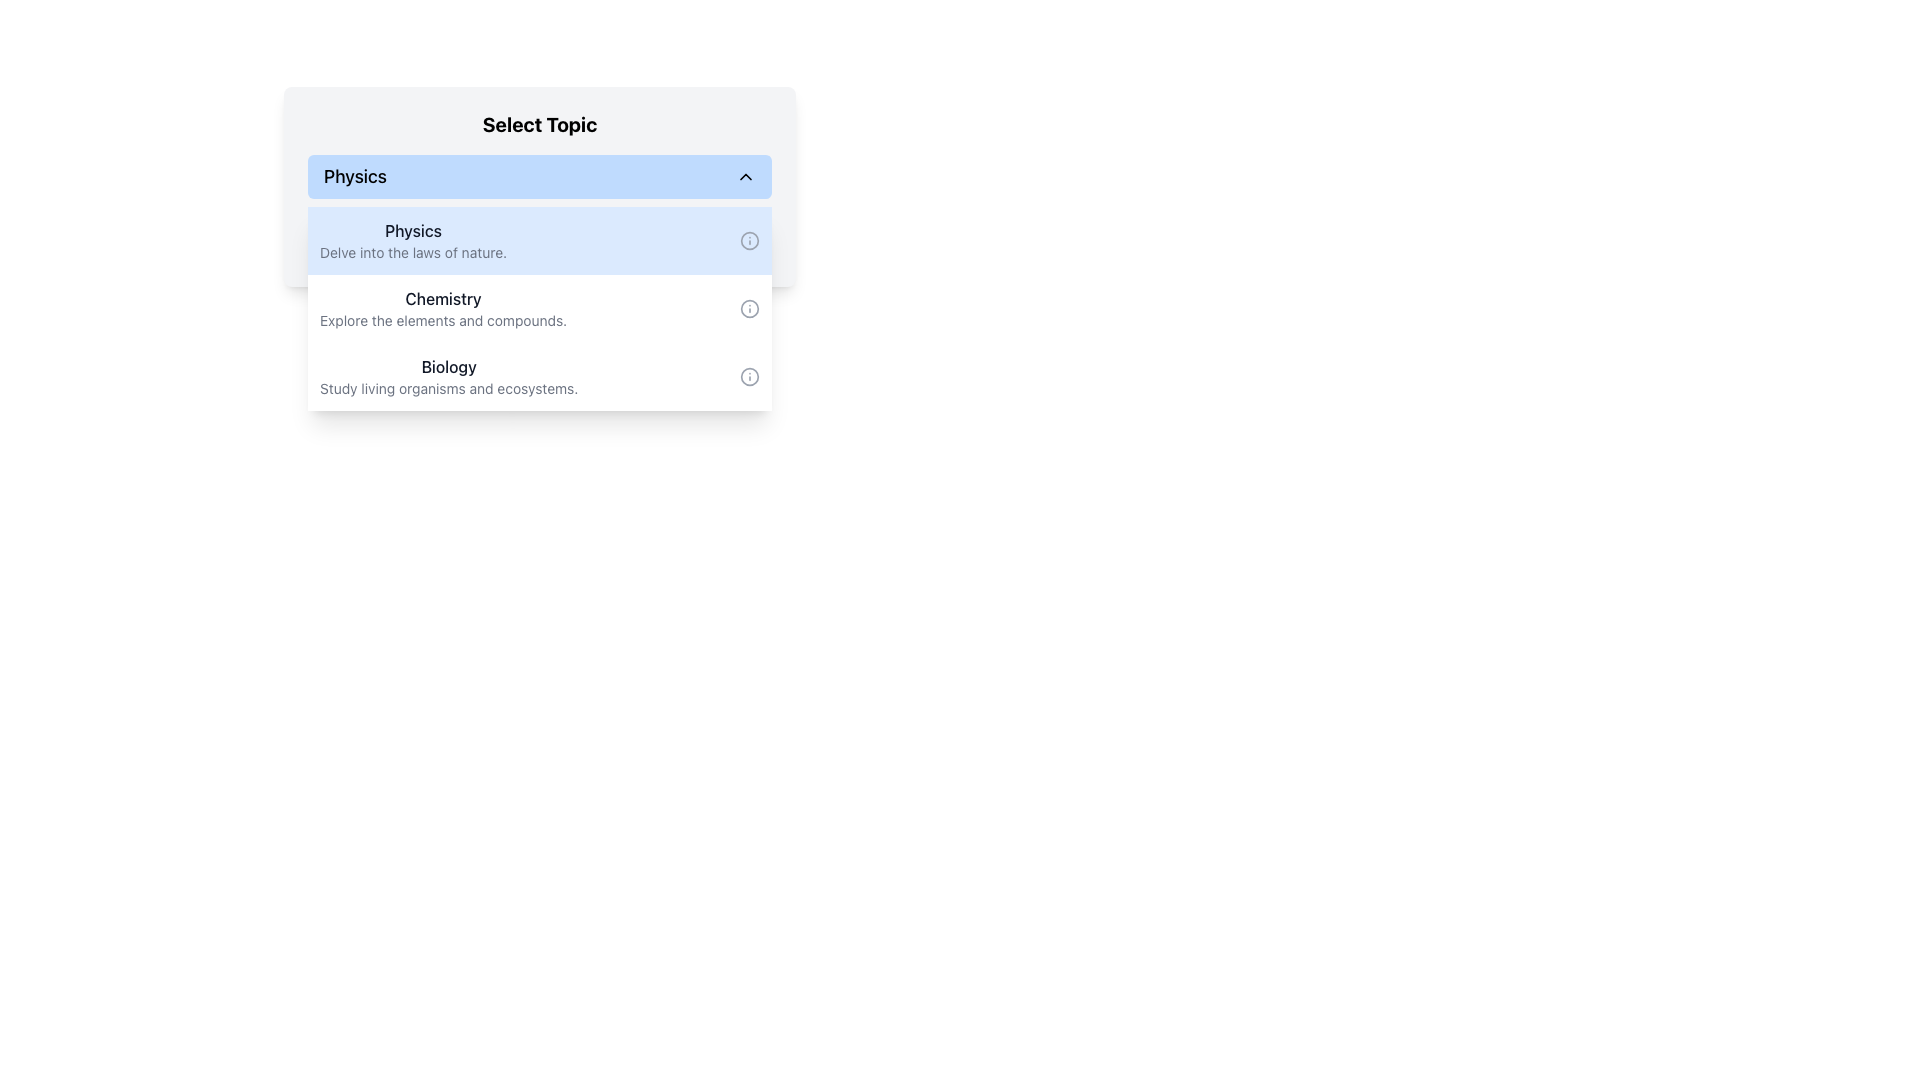 This screenshot has width=1920, height=1080. What do you see at coordinates (744, 176) in the screenshot?
I see `the Chevron icon that toggles the visibility of the 'Physics' dropdown menu` at bounding box center [744, 176].